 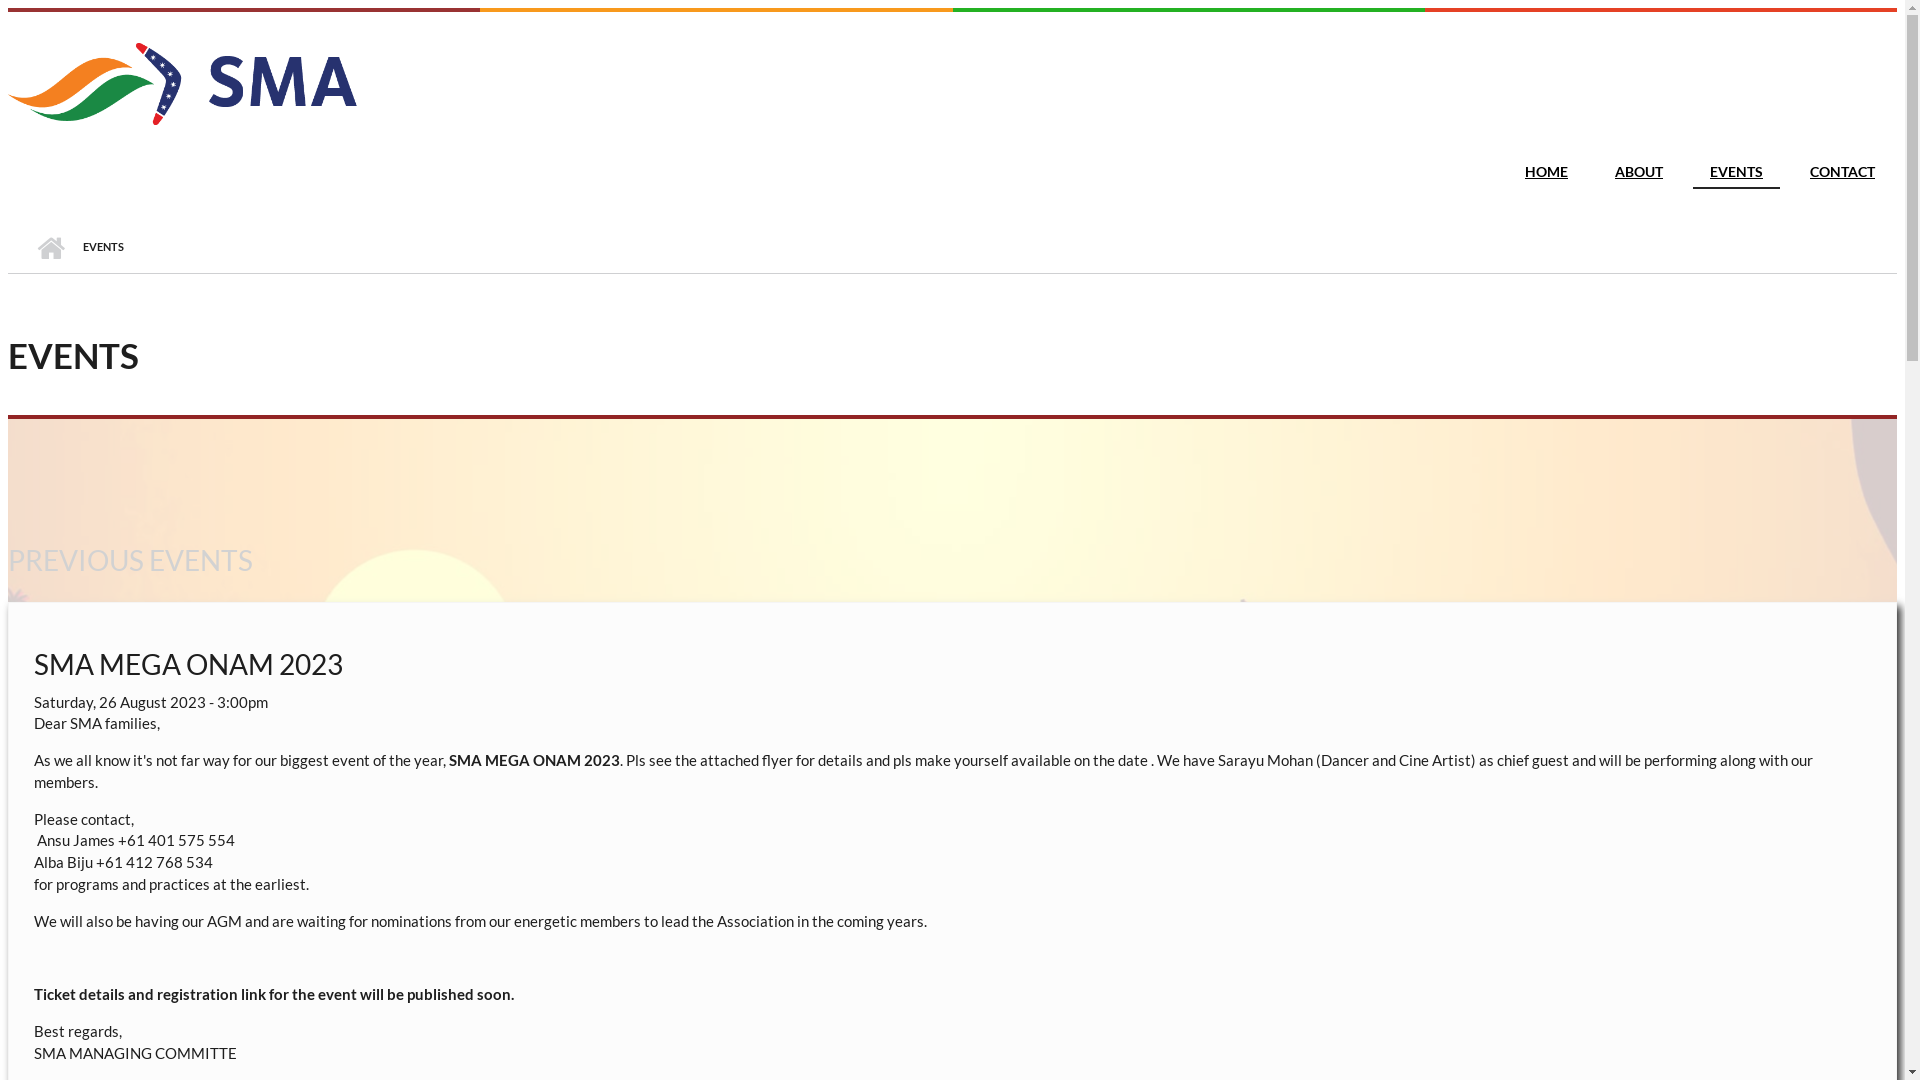 What do you see at coordinates (1507, 171) in the screenshot?
I see `'HOME'` at bounding box center [1507, 171].